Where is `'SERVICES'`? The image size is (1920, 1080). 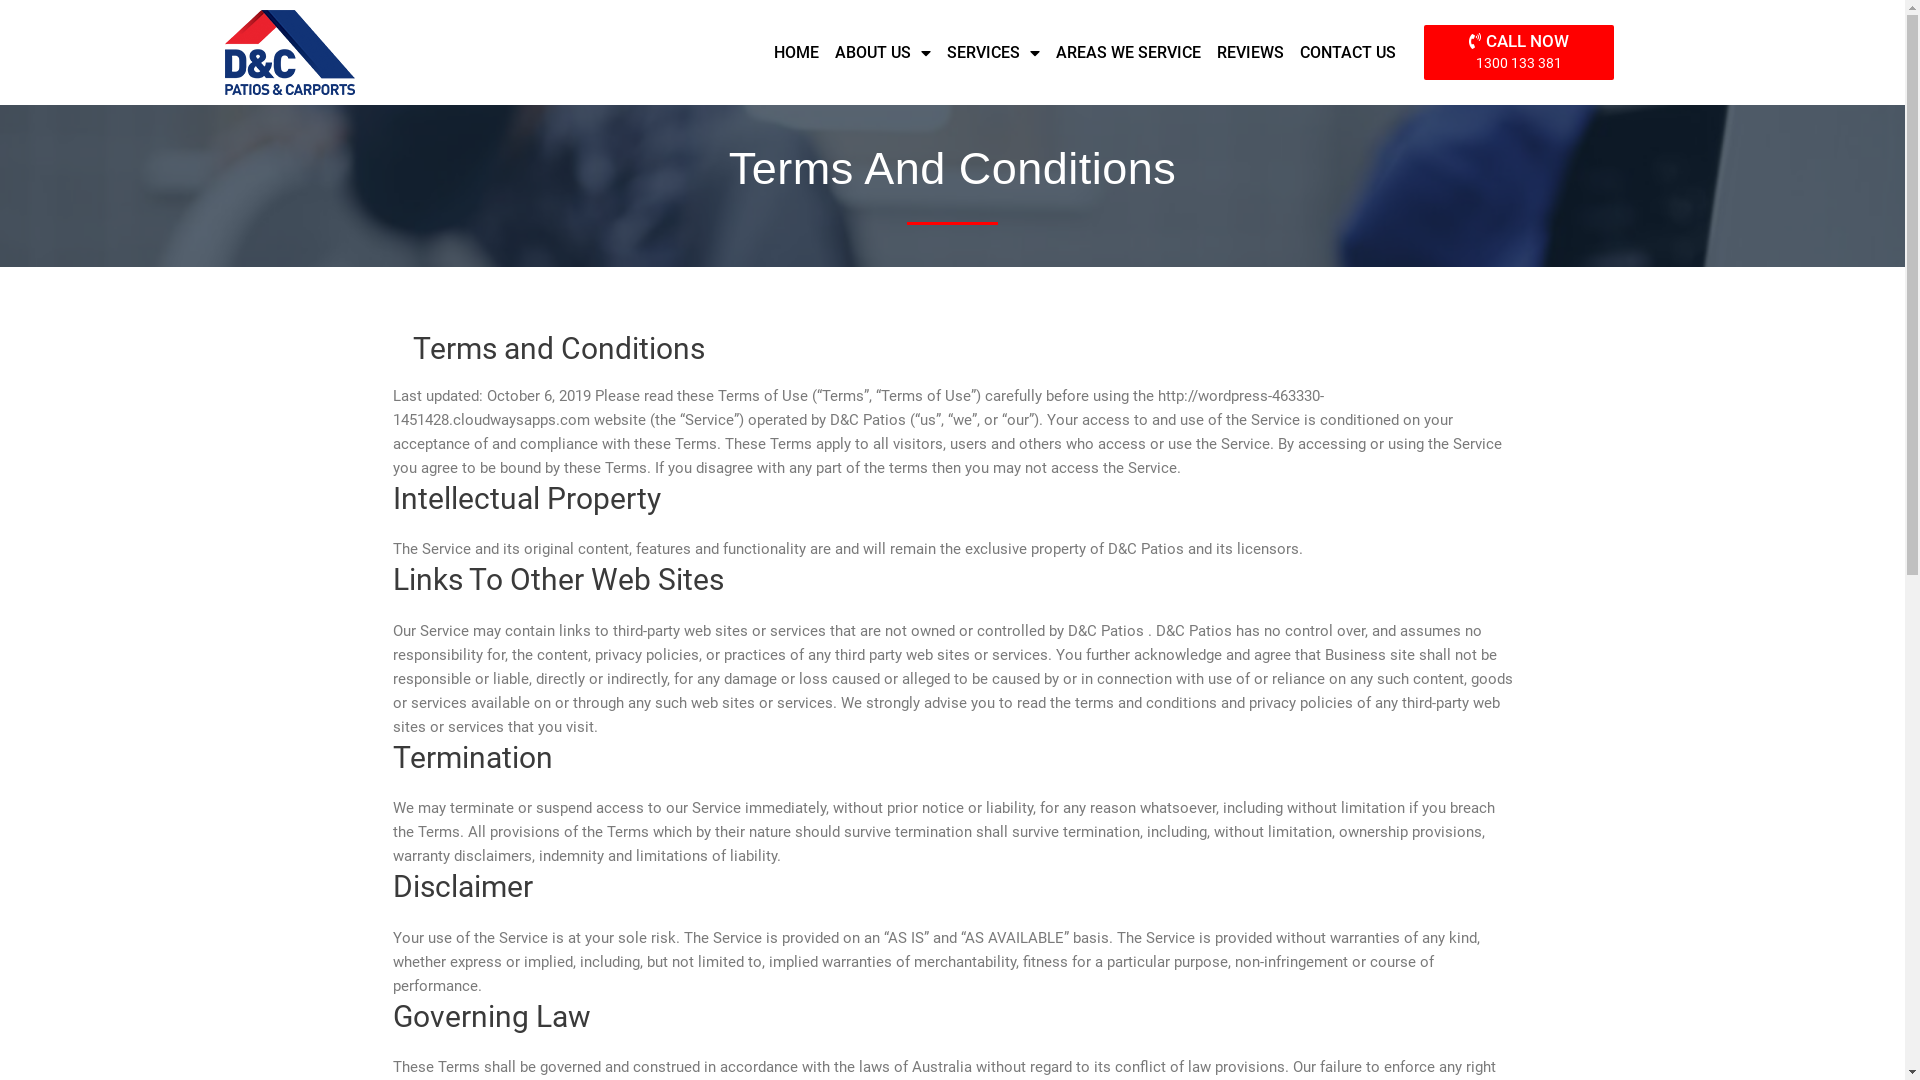
'SERVICES' is located at coordinates (993, 50).